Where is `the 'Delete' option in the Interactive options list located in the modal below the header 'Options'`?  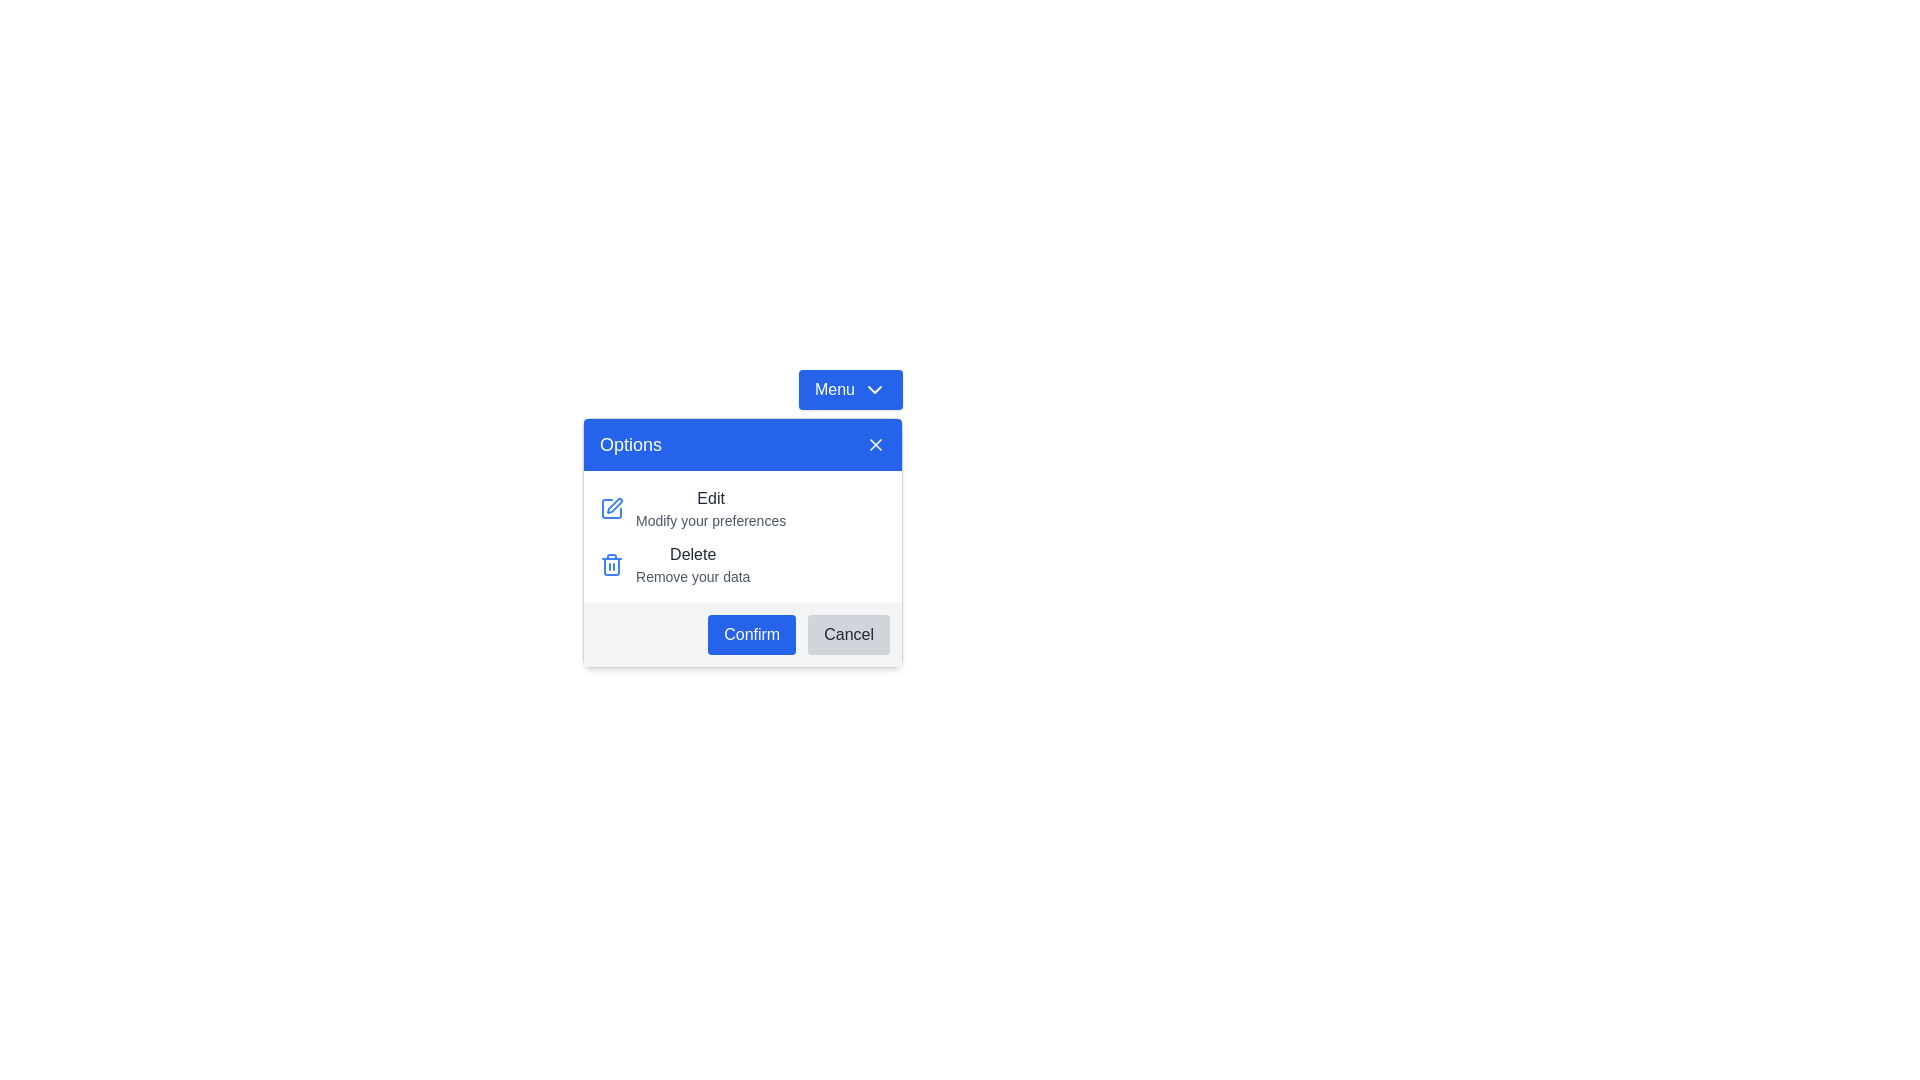
the 'Delete' option in the Interactive options list located in the modal below the header 'Options' is located at coordinates (742, 535).